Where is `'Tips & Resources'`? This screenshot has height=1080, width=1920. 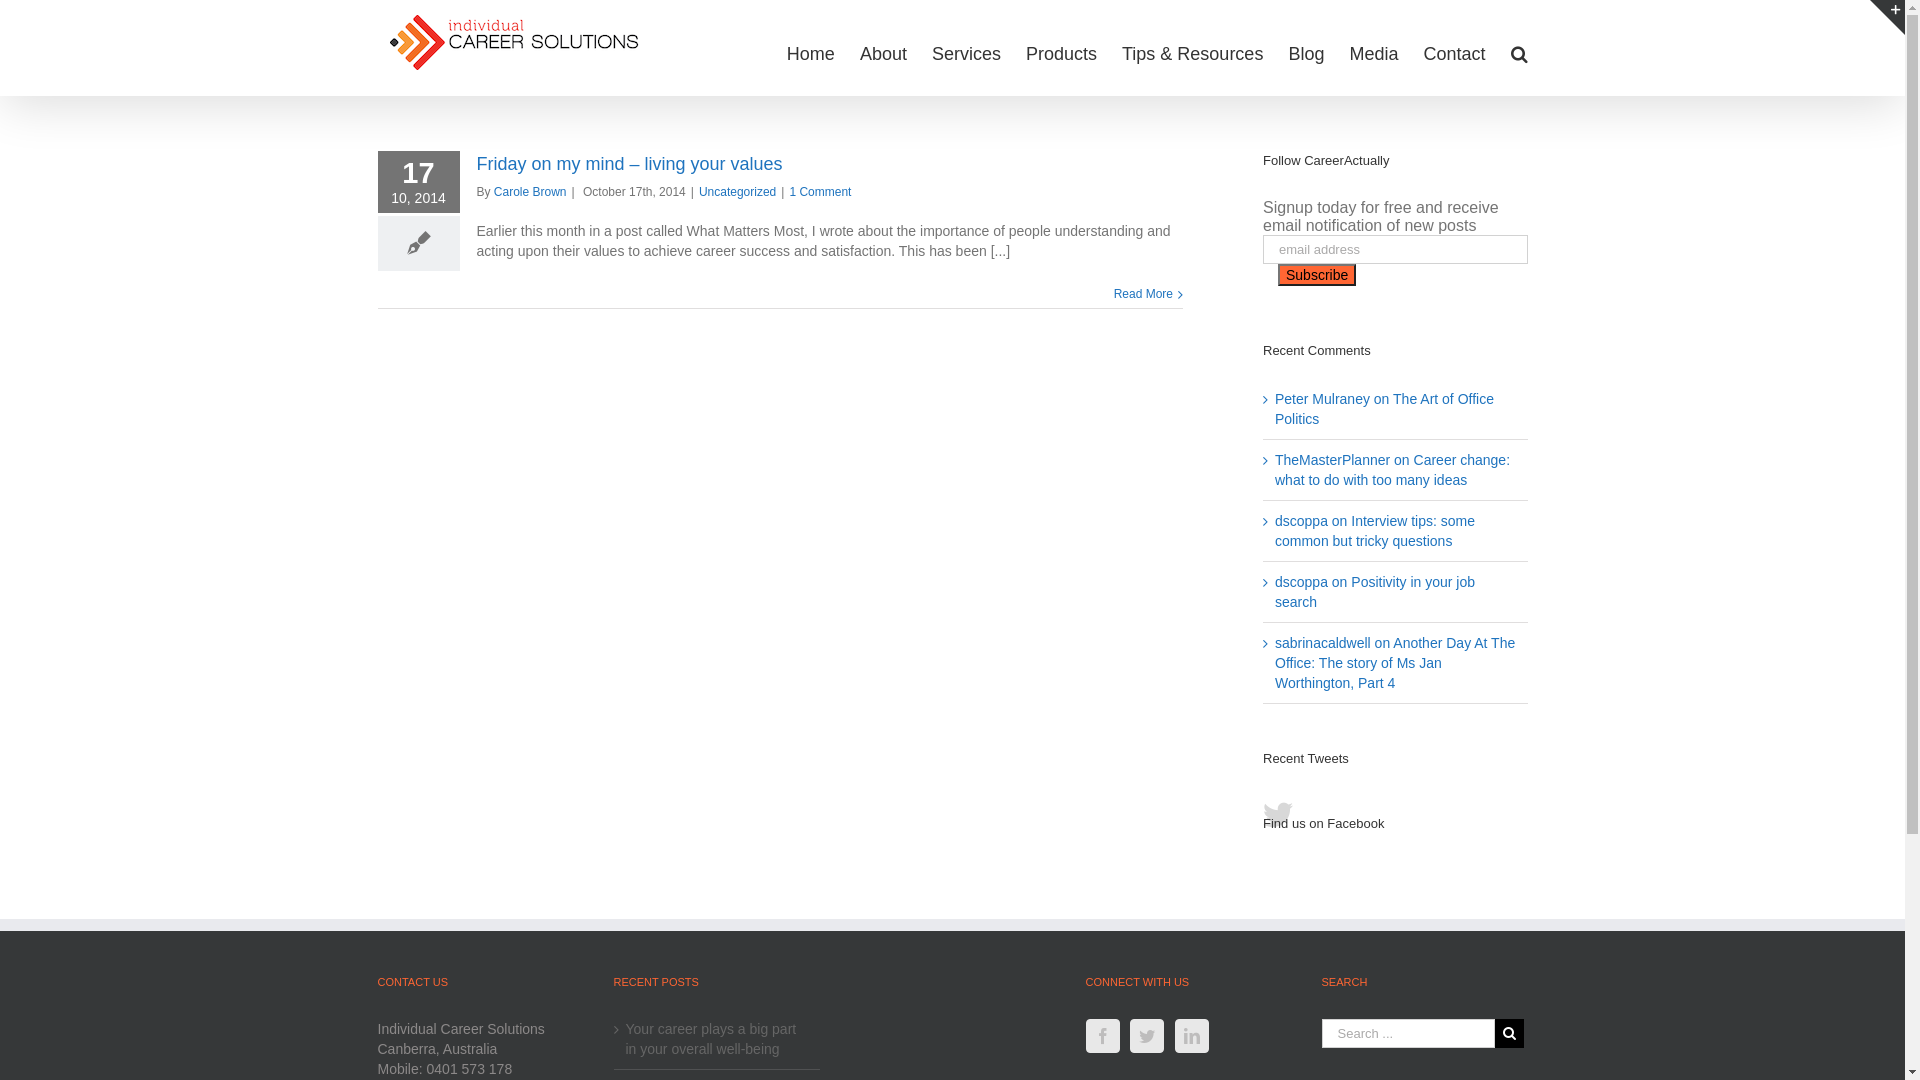
'Tips & Resources' is located at coordinates (1192, 52).